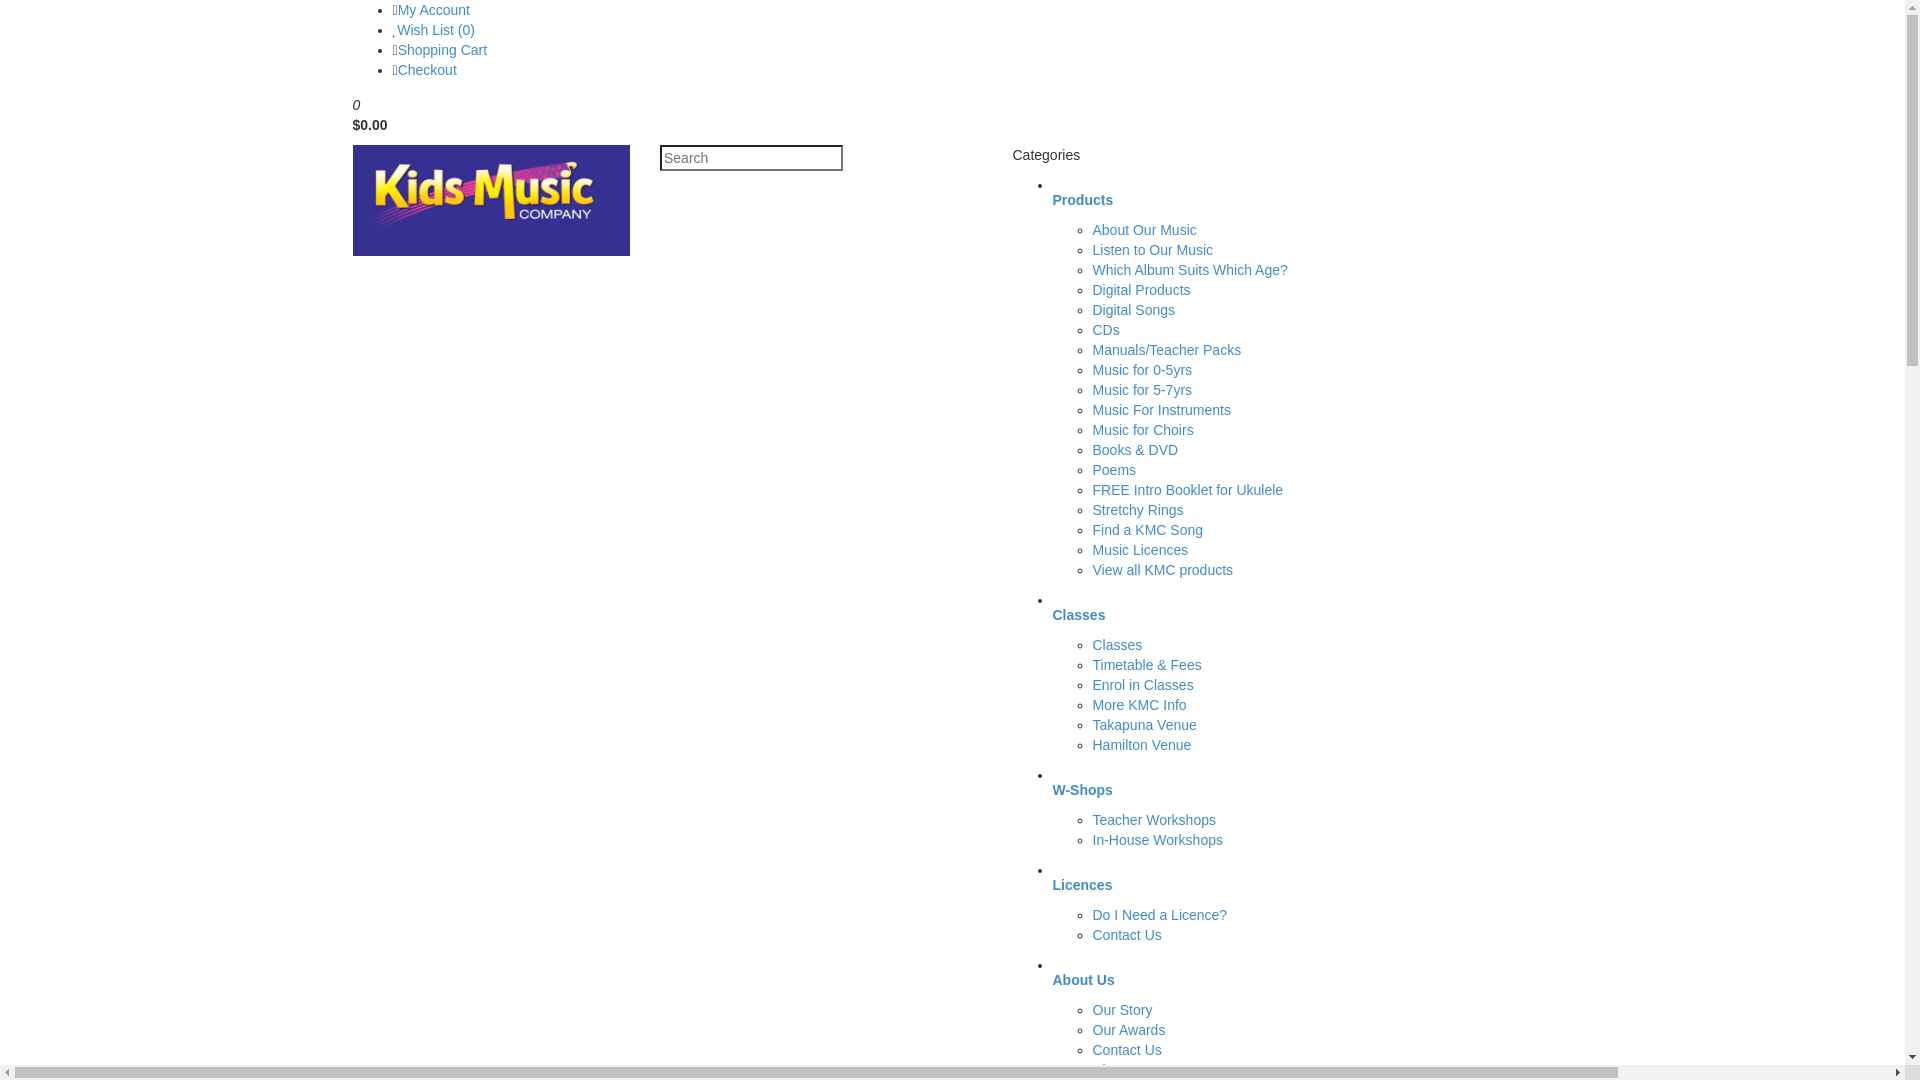  What do you see at coordinates (1090, 1029) in the screenshot?
I see `'Our Awards'` at bounding box center [1090, 1029].